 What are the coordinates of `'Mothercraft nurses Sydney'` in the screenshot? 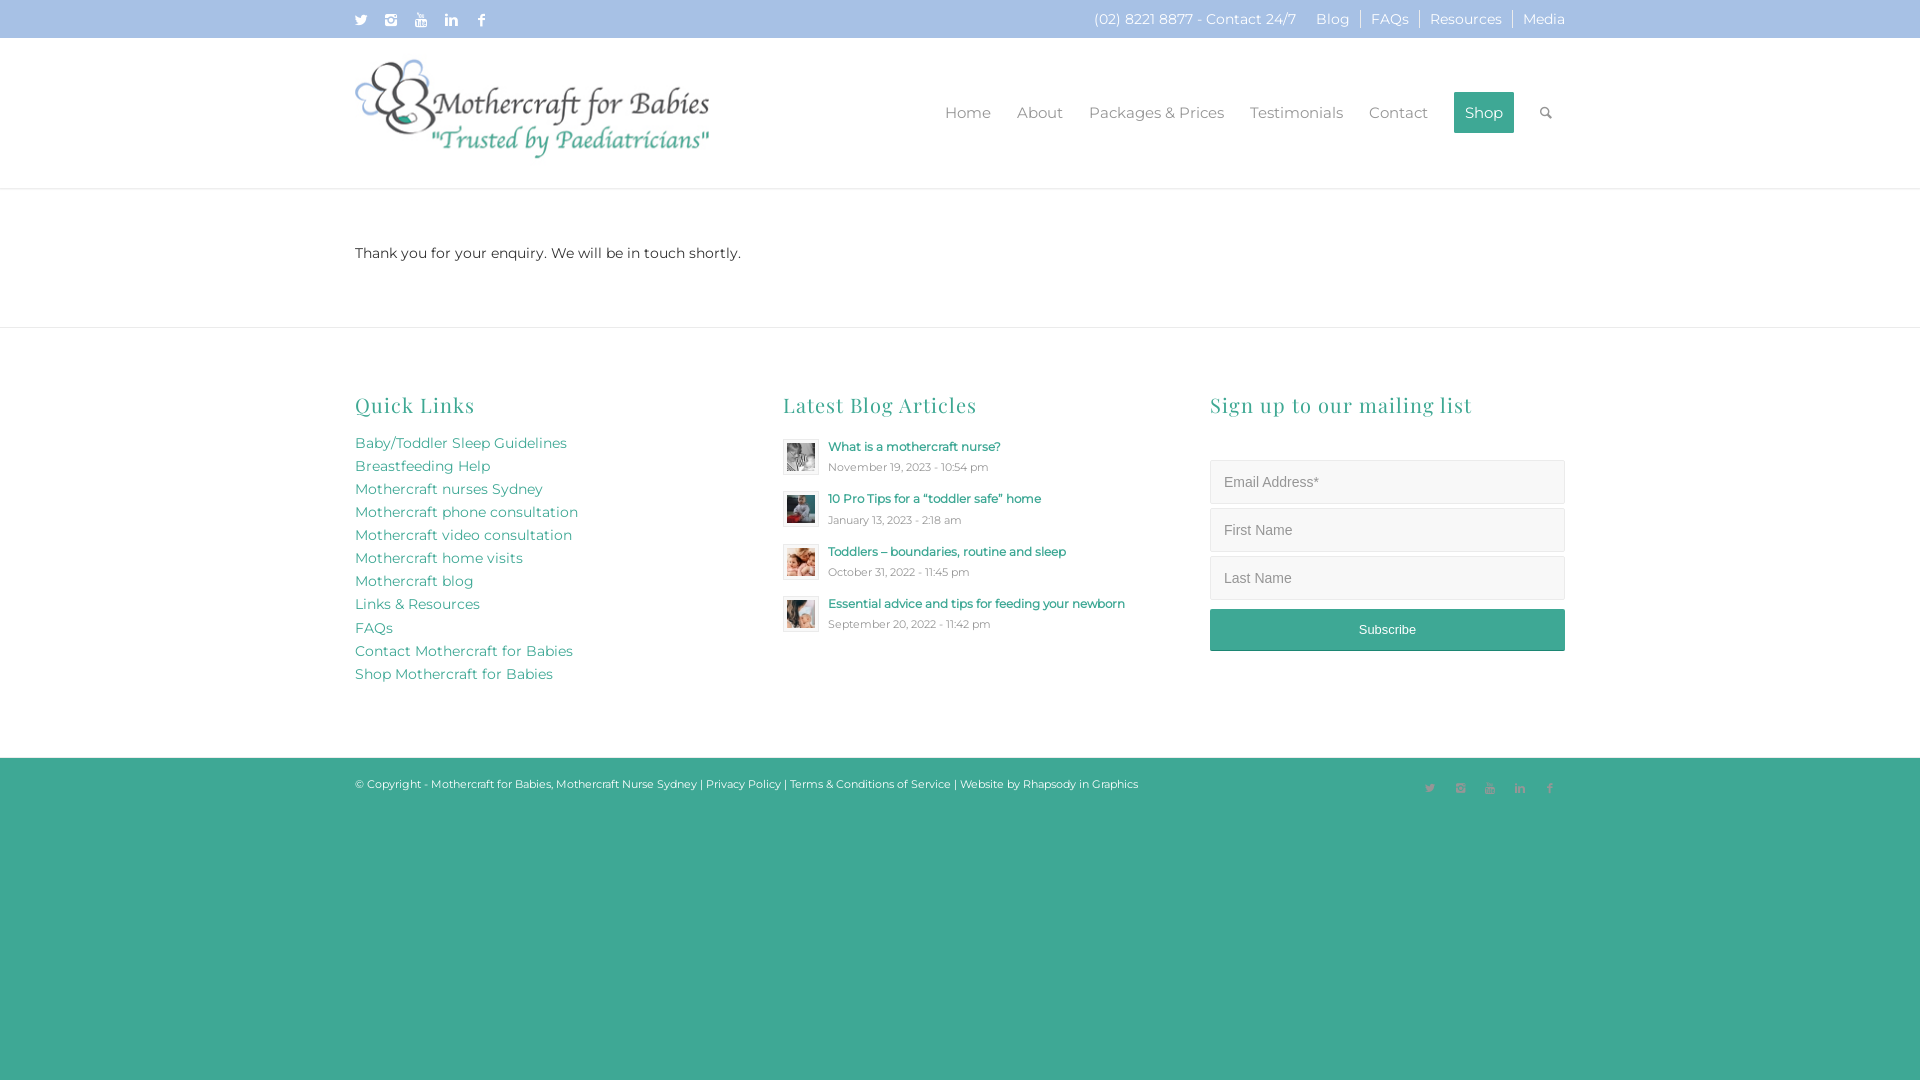 It's located at (448, 489).